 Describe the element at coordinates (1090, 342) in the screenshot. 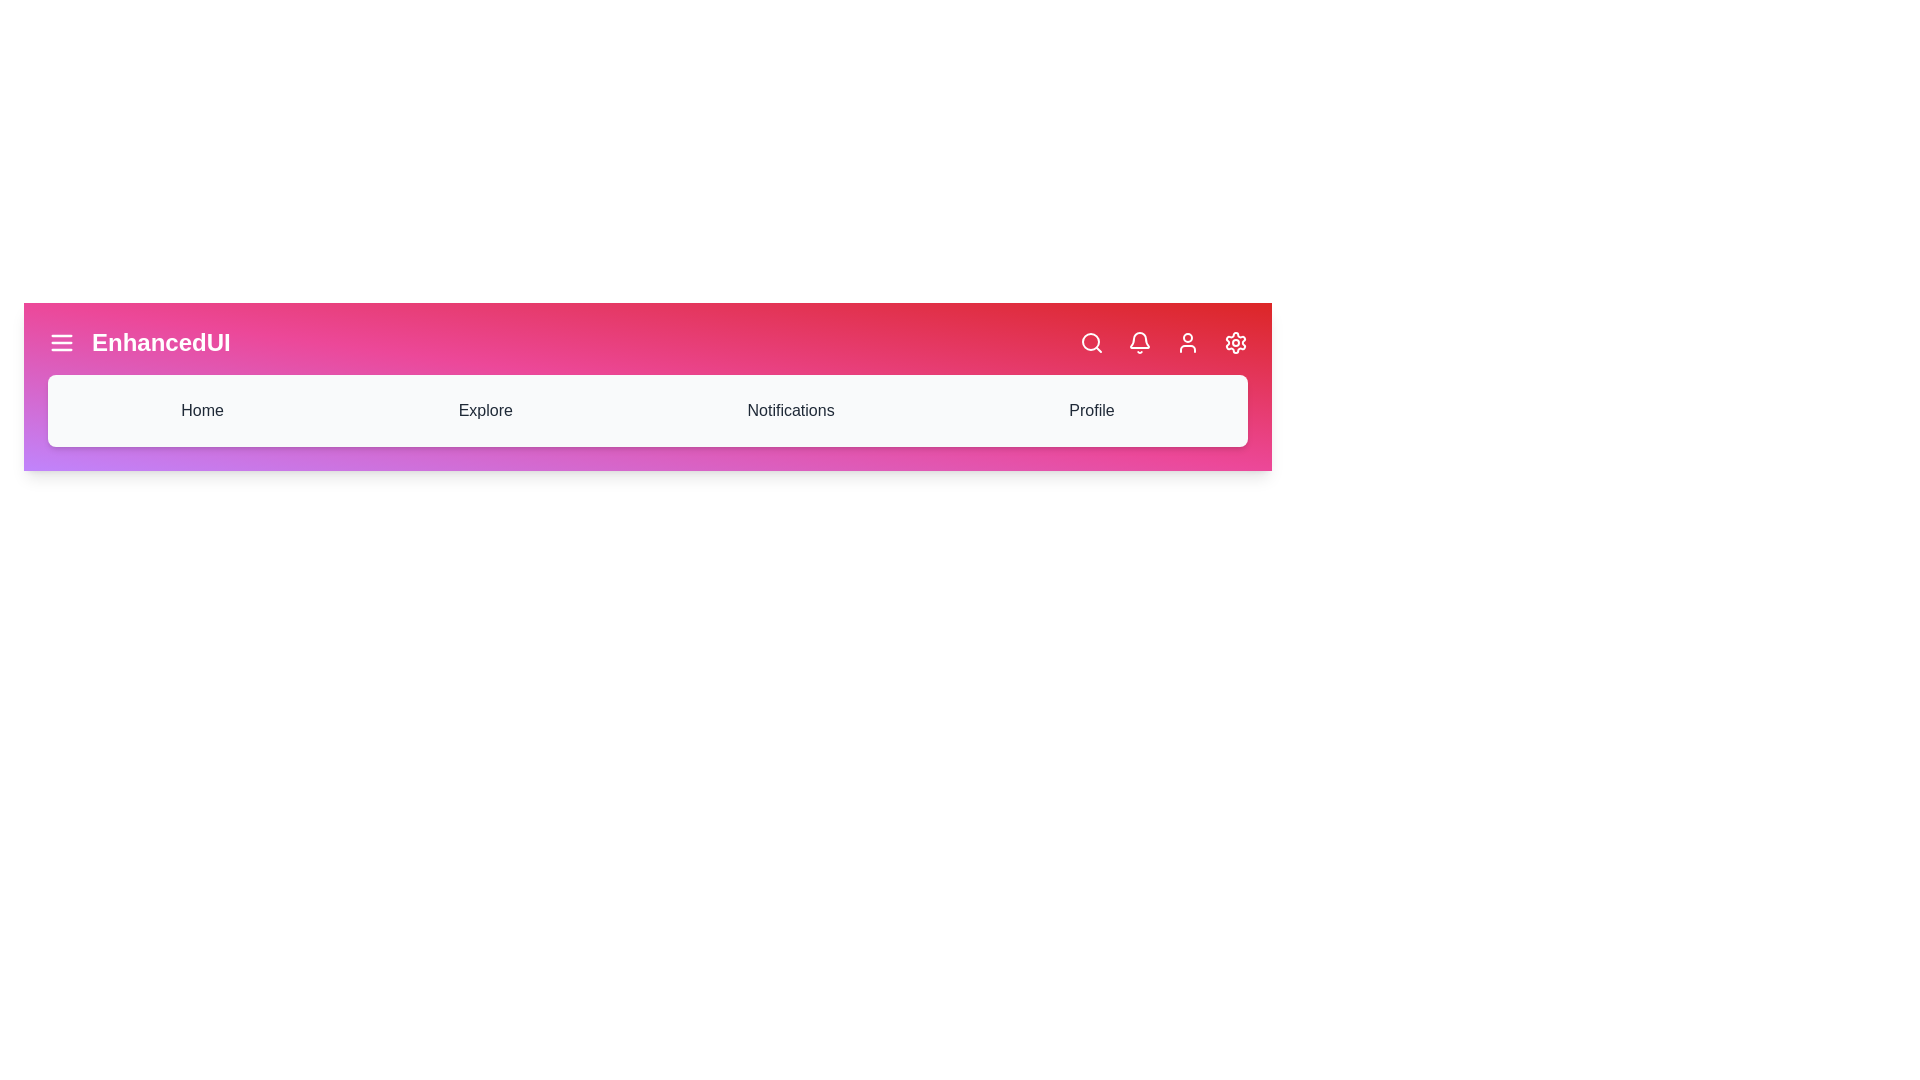

I see `the search icon to initiate a search` at that location.